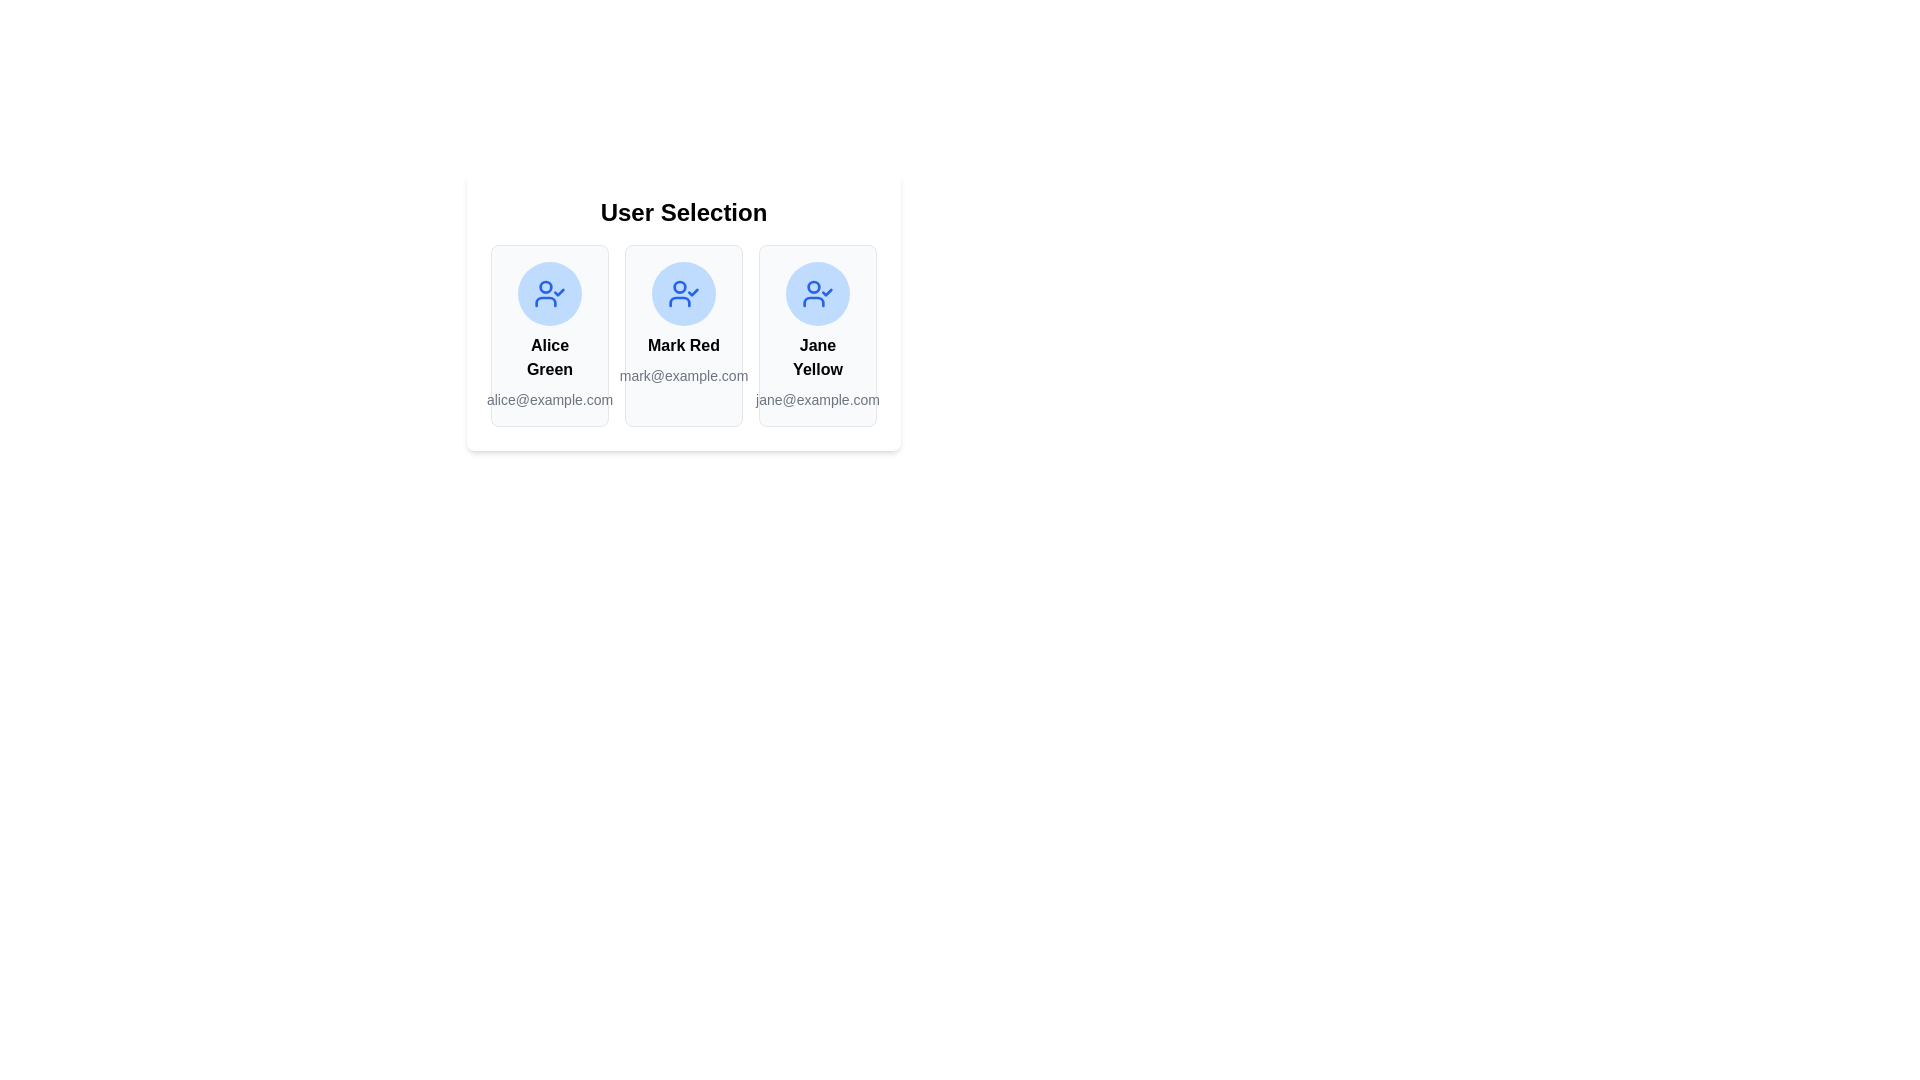  Describe the element at coordinates (550, 400) in the screenshot. I see `the text label displaying the email address 'alice@example.com', which is located beneath the name 'Alice Green' in the leftmost card of a three-card layout` at that location.